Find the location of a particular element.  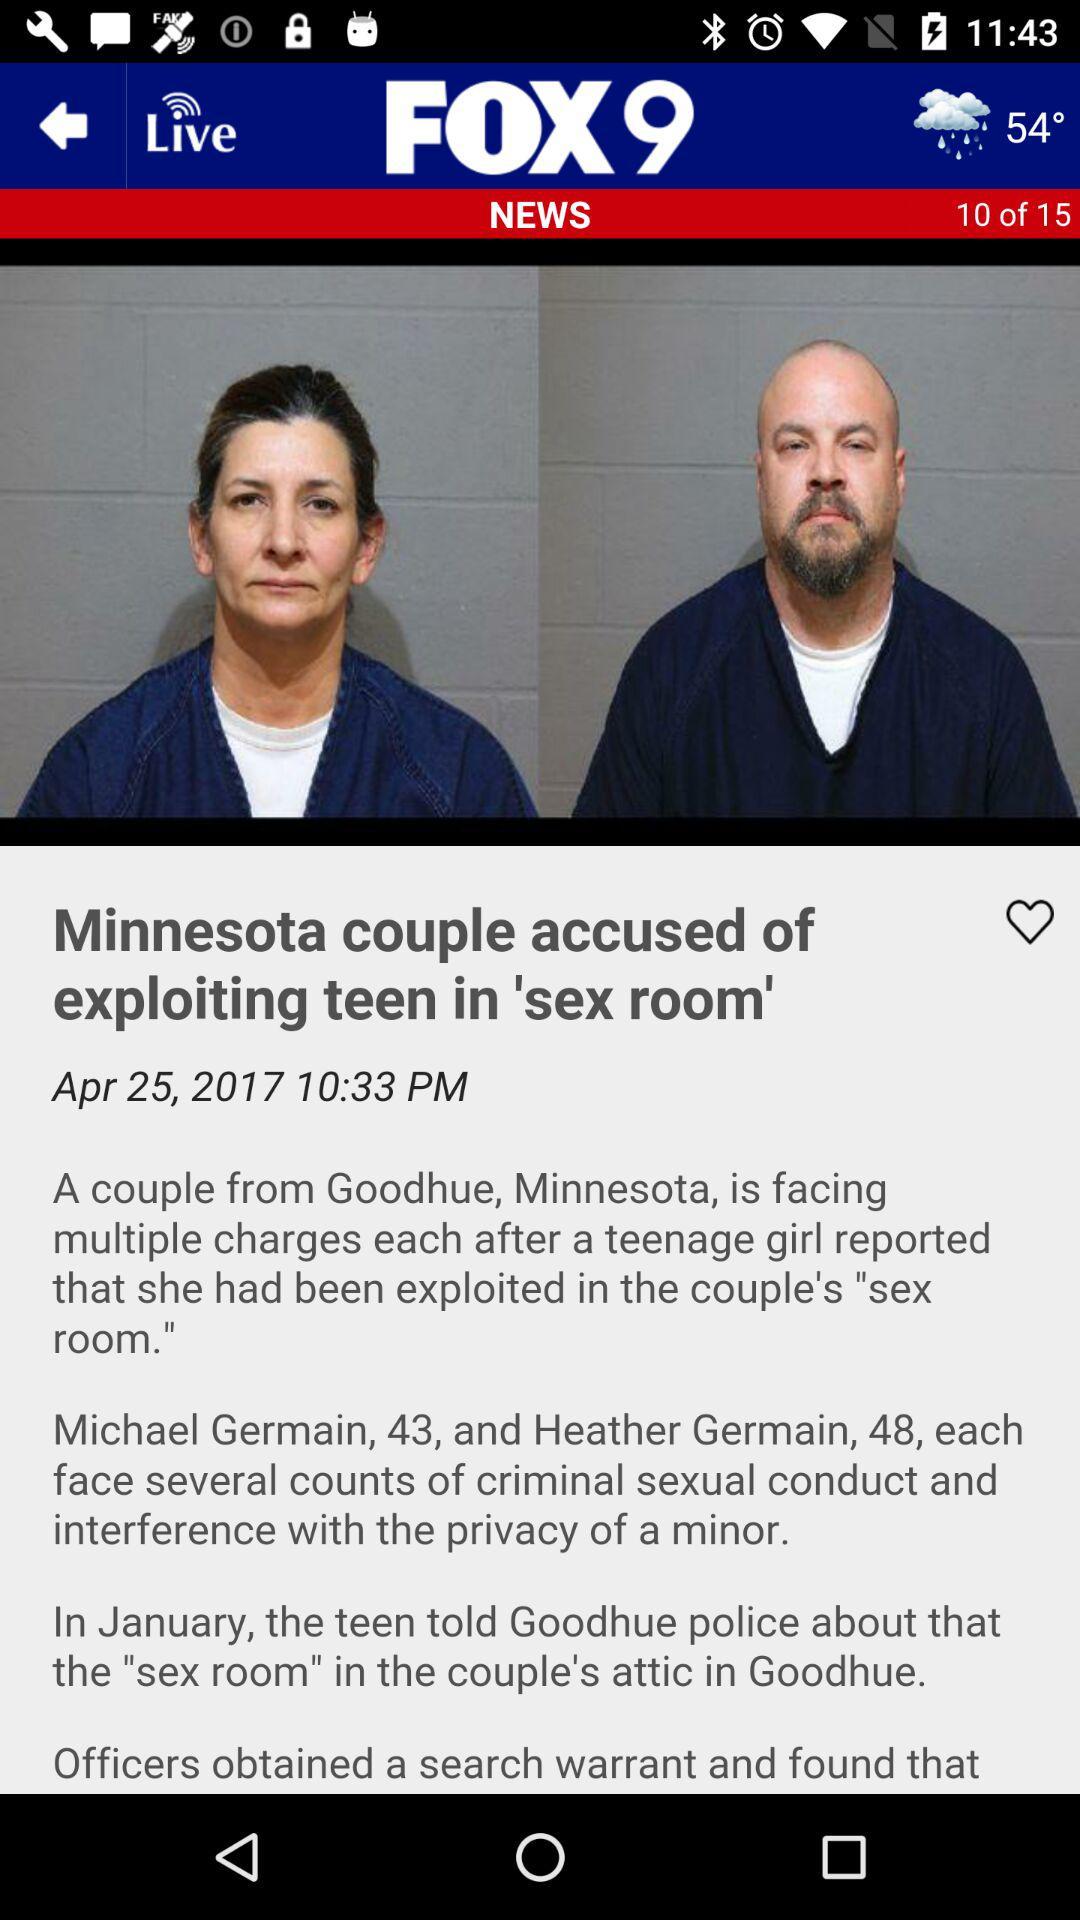

go homepage is located at coordinates (540, 124).